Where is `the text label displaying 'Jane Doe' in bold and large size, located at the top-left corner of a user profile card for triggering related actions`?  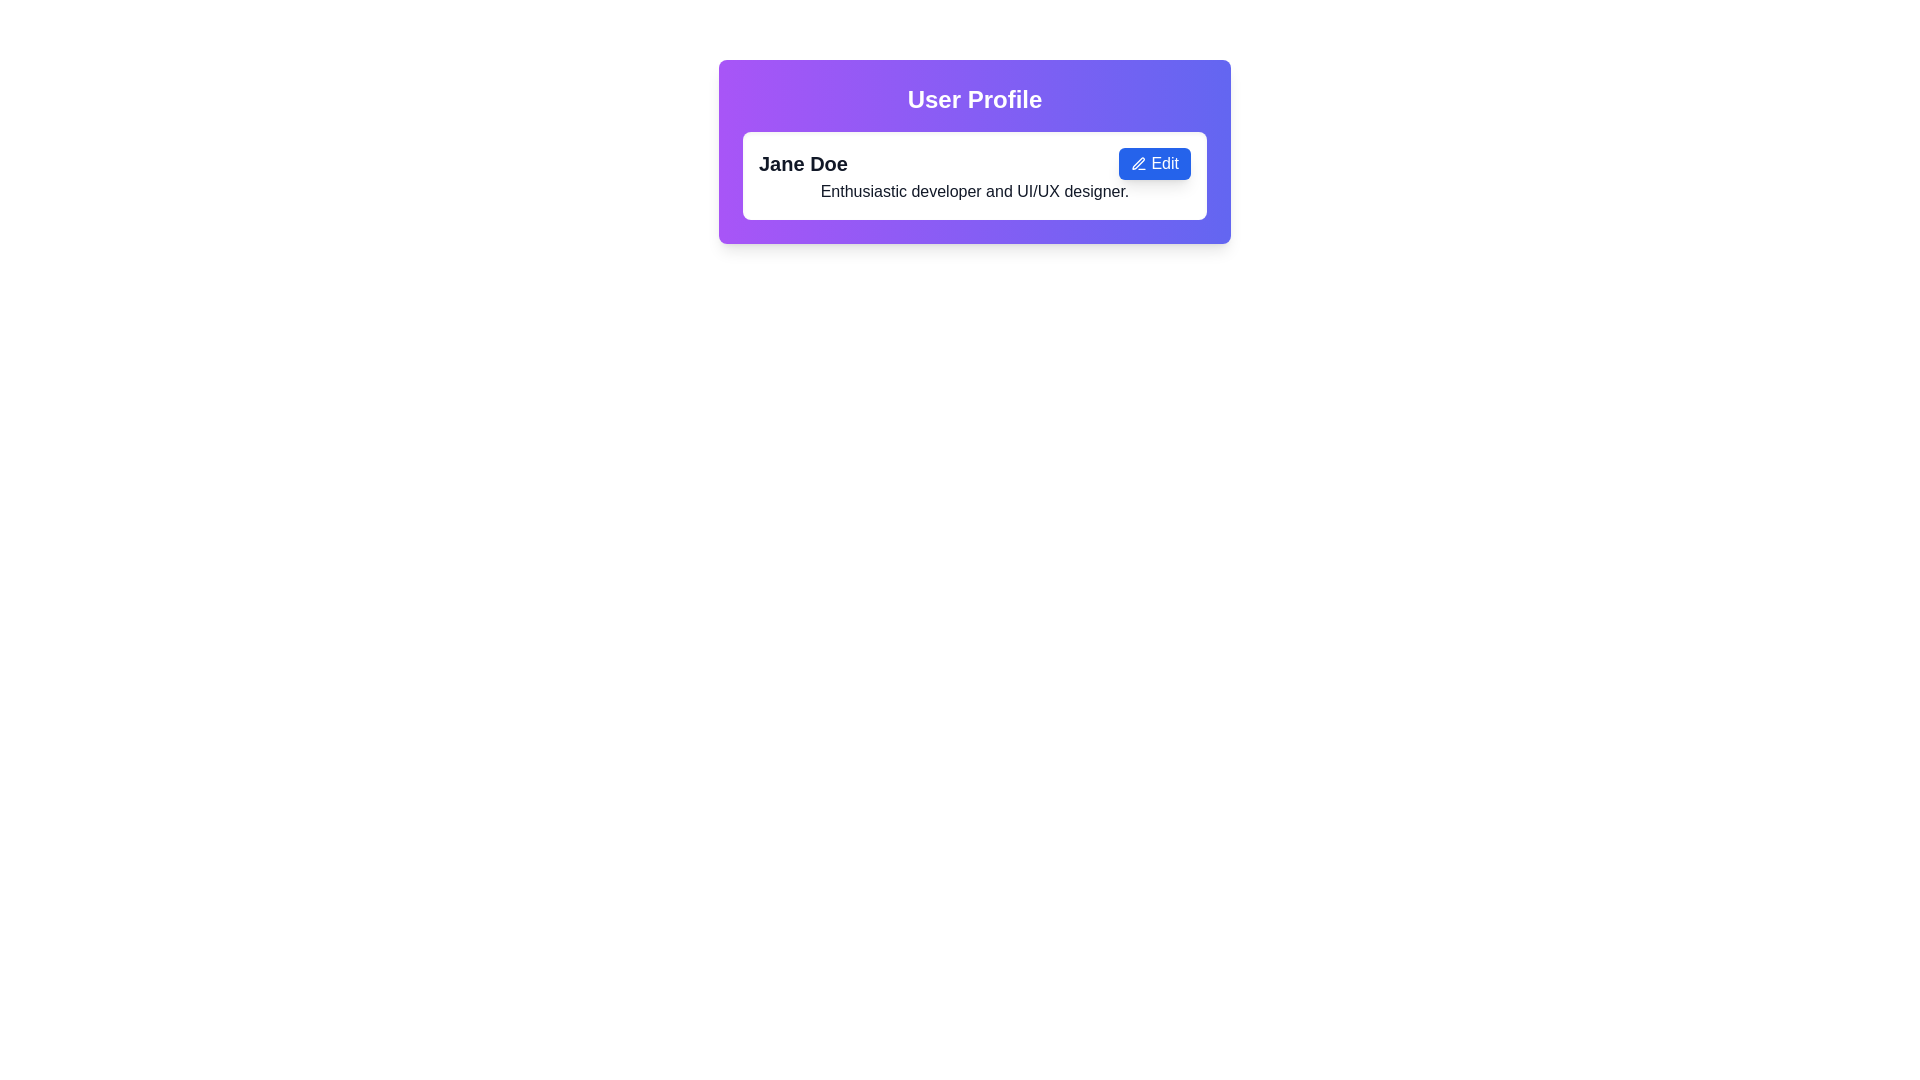
the text label displaying 'Jane Doe' in bold and large size, located at the top-left corner of a user profile card for triggering related actions is located at coordinates (803, 163).